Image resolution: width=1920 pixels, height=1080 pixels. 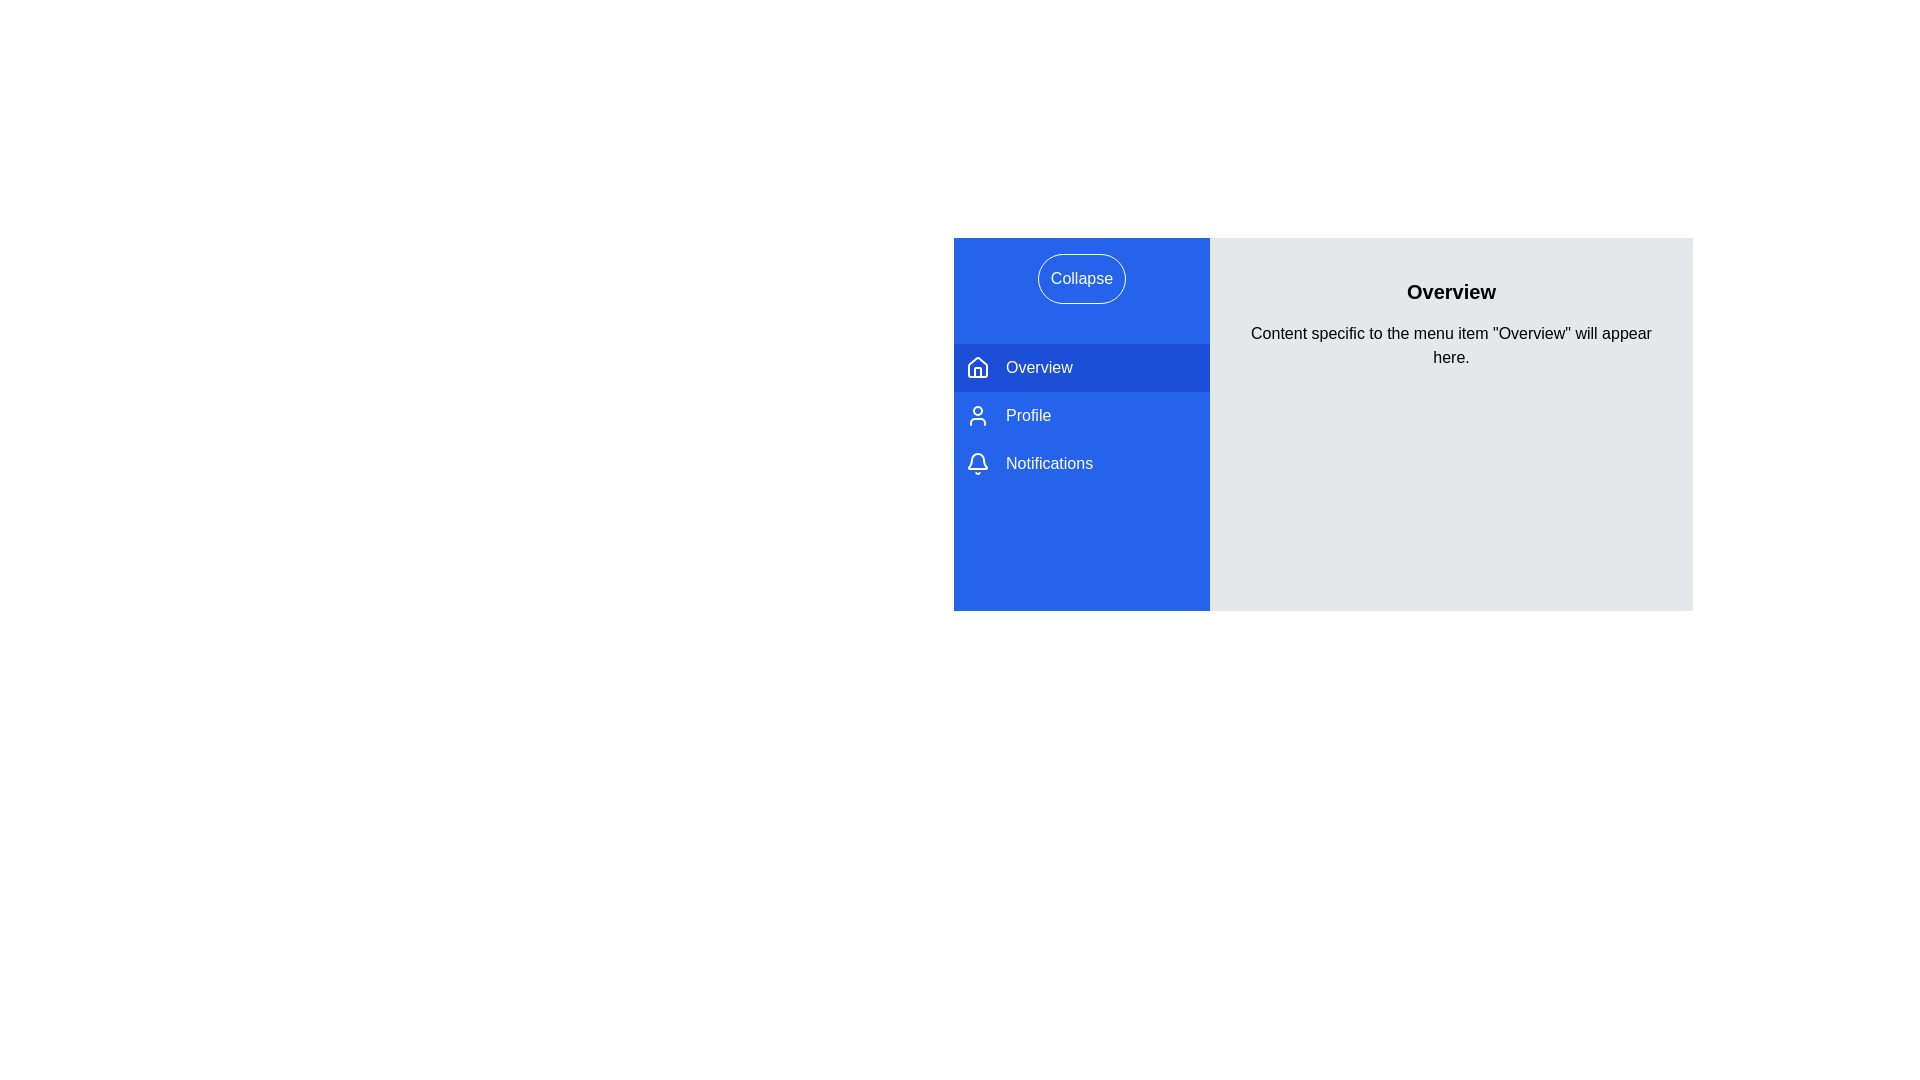 I want to click on text label or header that serves as the title for the 'Overview' section, positioned at the top of the gray content area, so click(x=1451, y=292).